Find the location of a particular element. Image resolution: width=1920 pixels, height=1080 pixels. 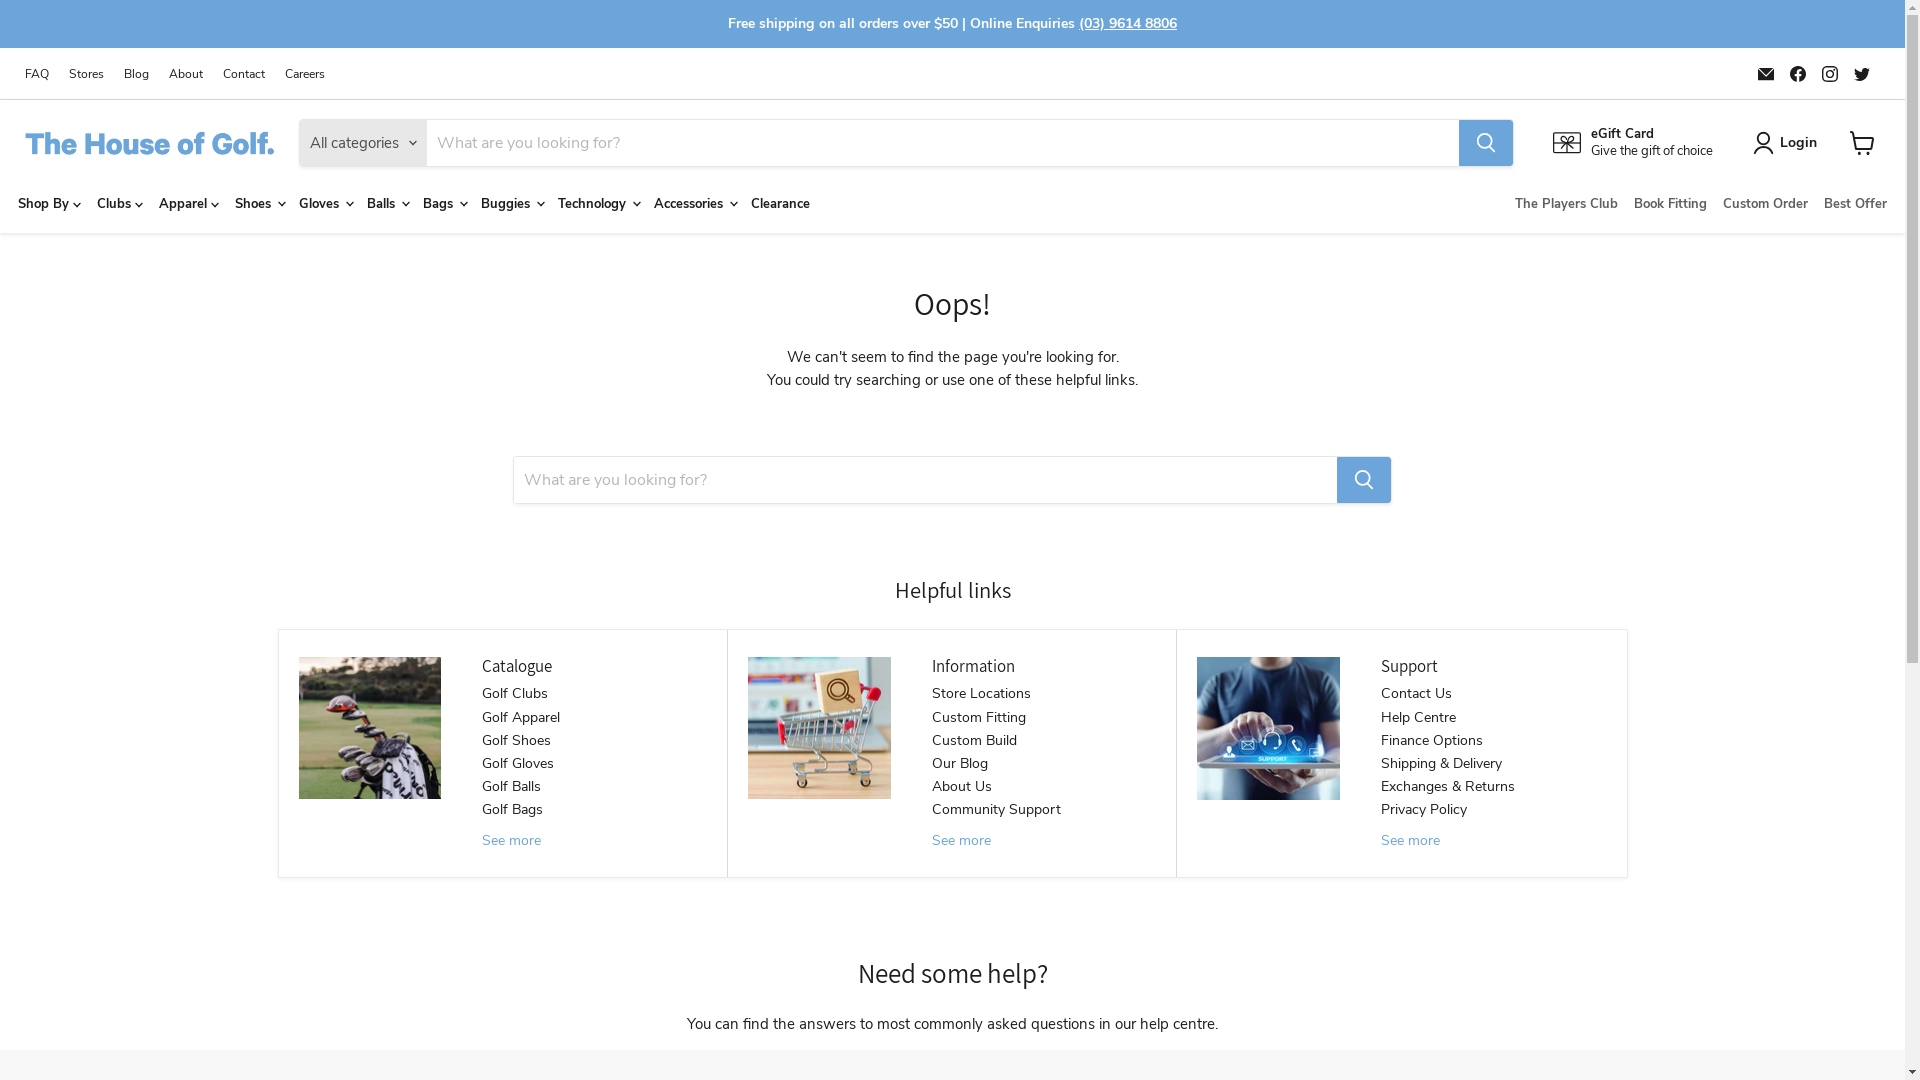

'Golf Balls' is located at coordinates (511, 785).